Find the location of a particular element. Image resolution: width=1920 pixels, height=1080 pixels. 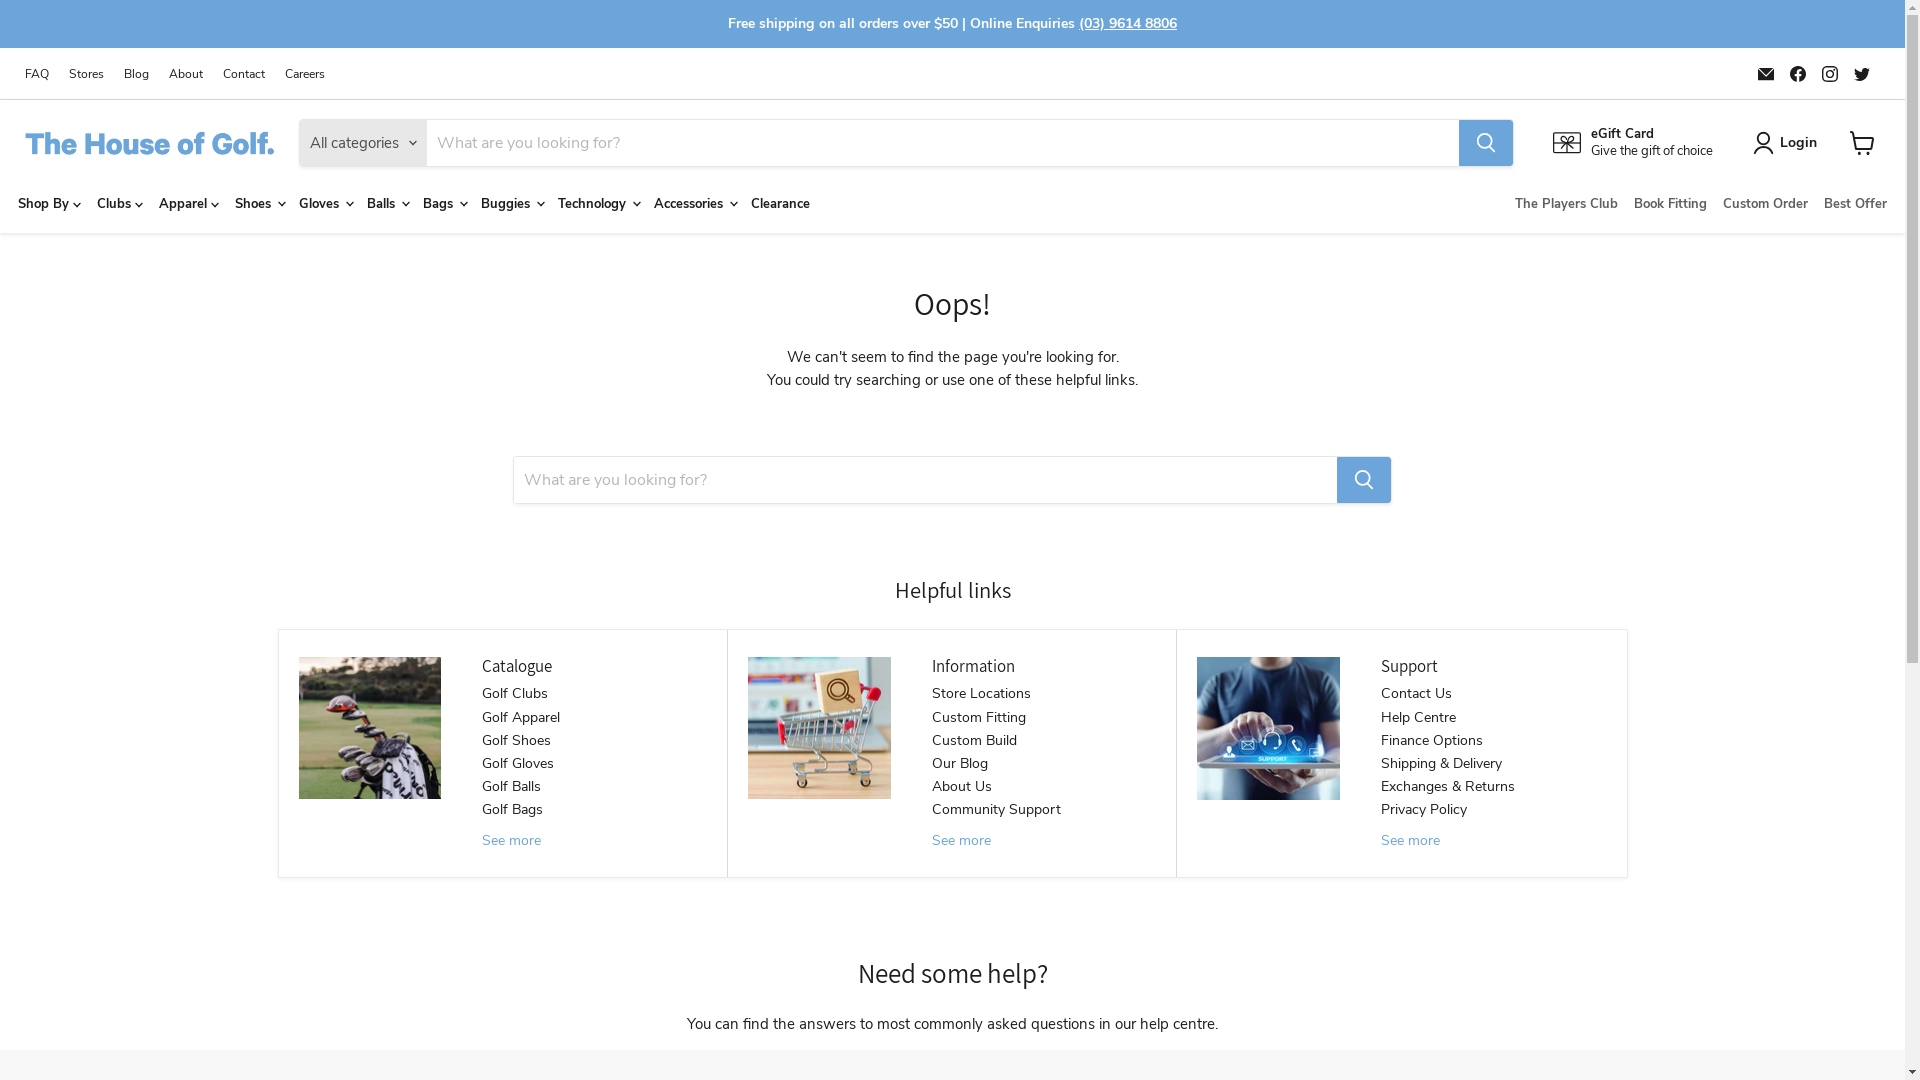

'Golf Balls' is located at coordinates (511, 785).